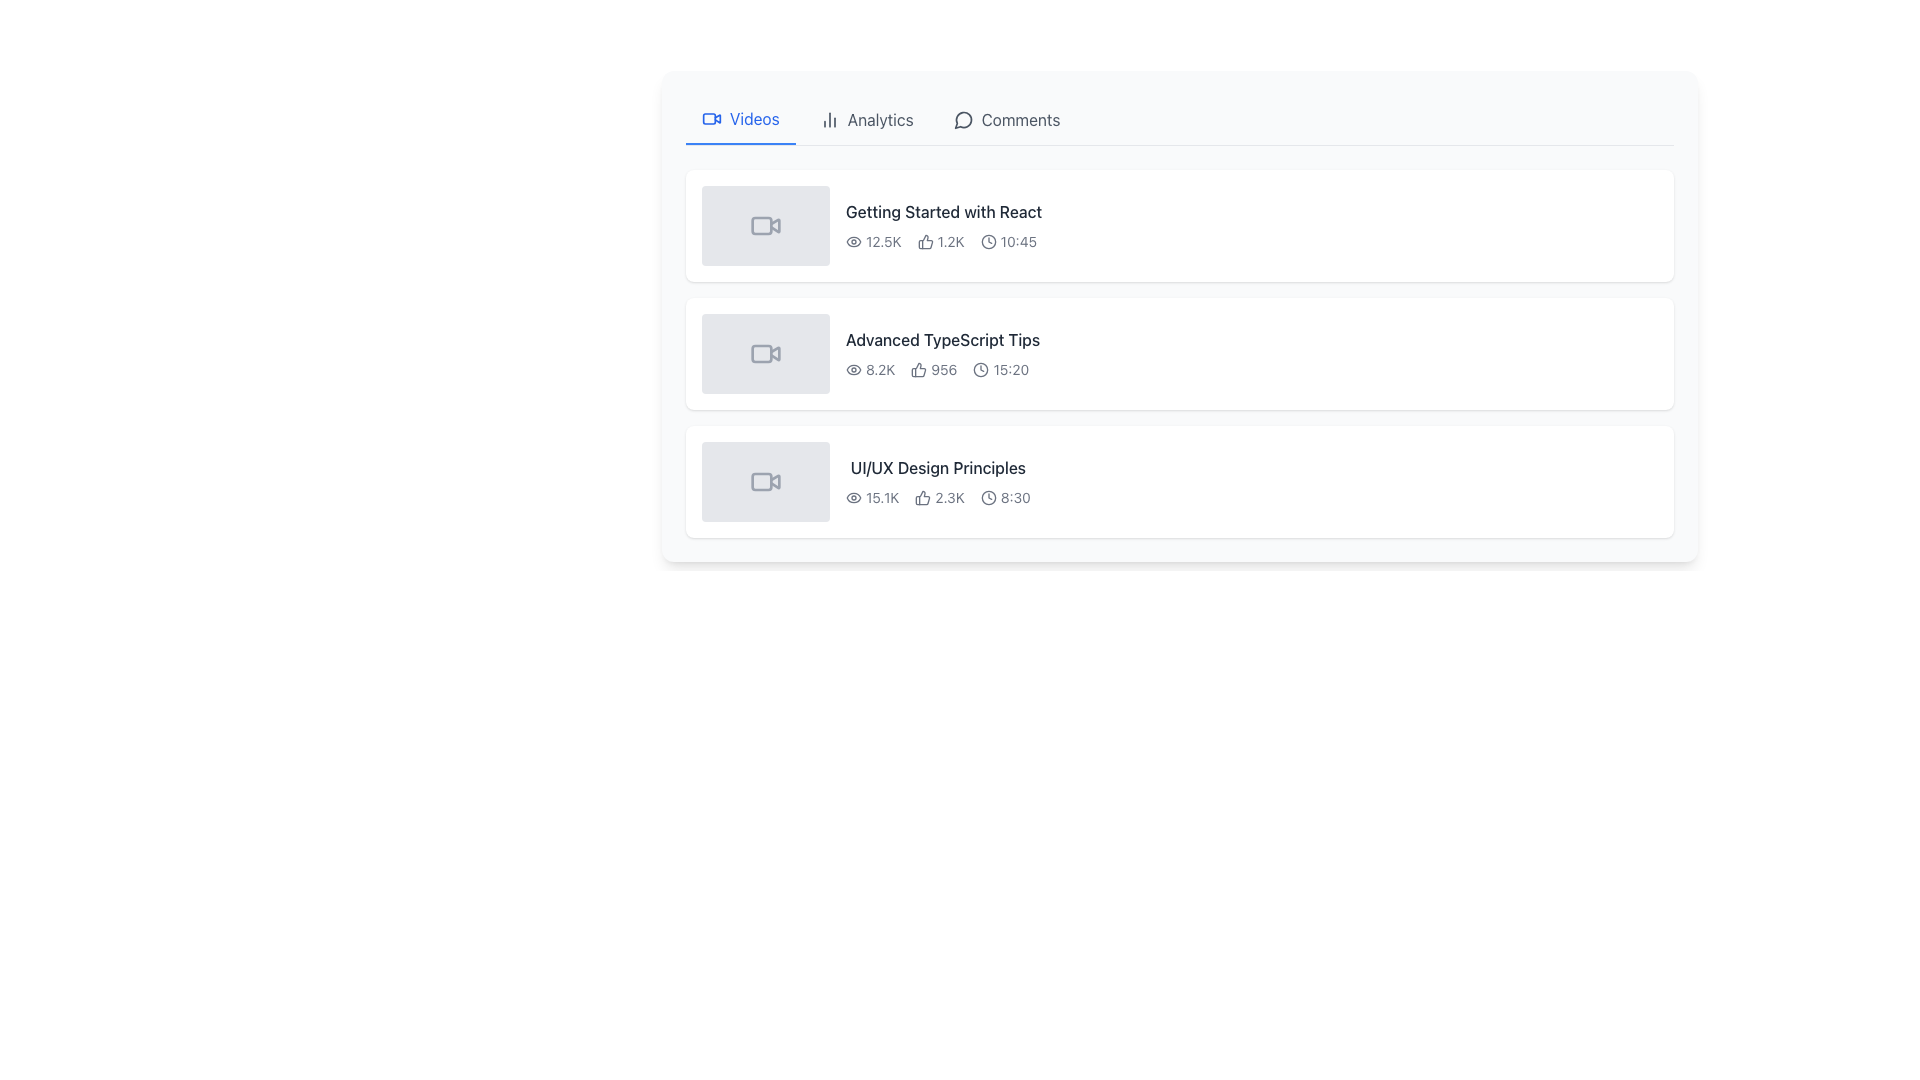  What do you see at coordinates (988, 496) in the screenshot?
I see `the circular shape within the clock icon that visually indicates the duration of the video 'UI/UX Design Principles'` at bounding box center [988, 496].